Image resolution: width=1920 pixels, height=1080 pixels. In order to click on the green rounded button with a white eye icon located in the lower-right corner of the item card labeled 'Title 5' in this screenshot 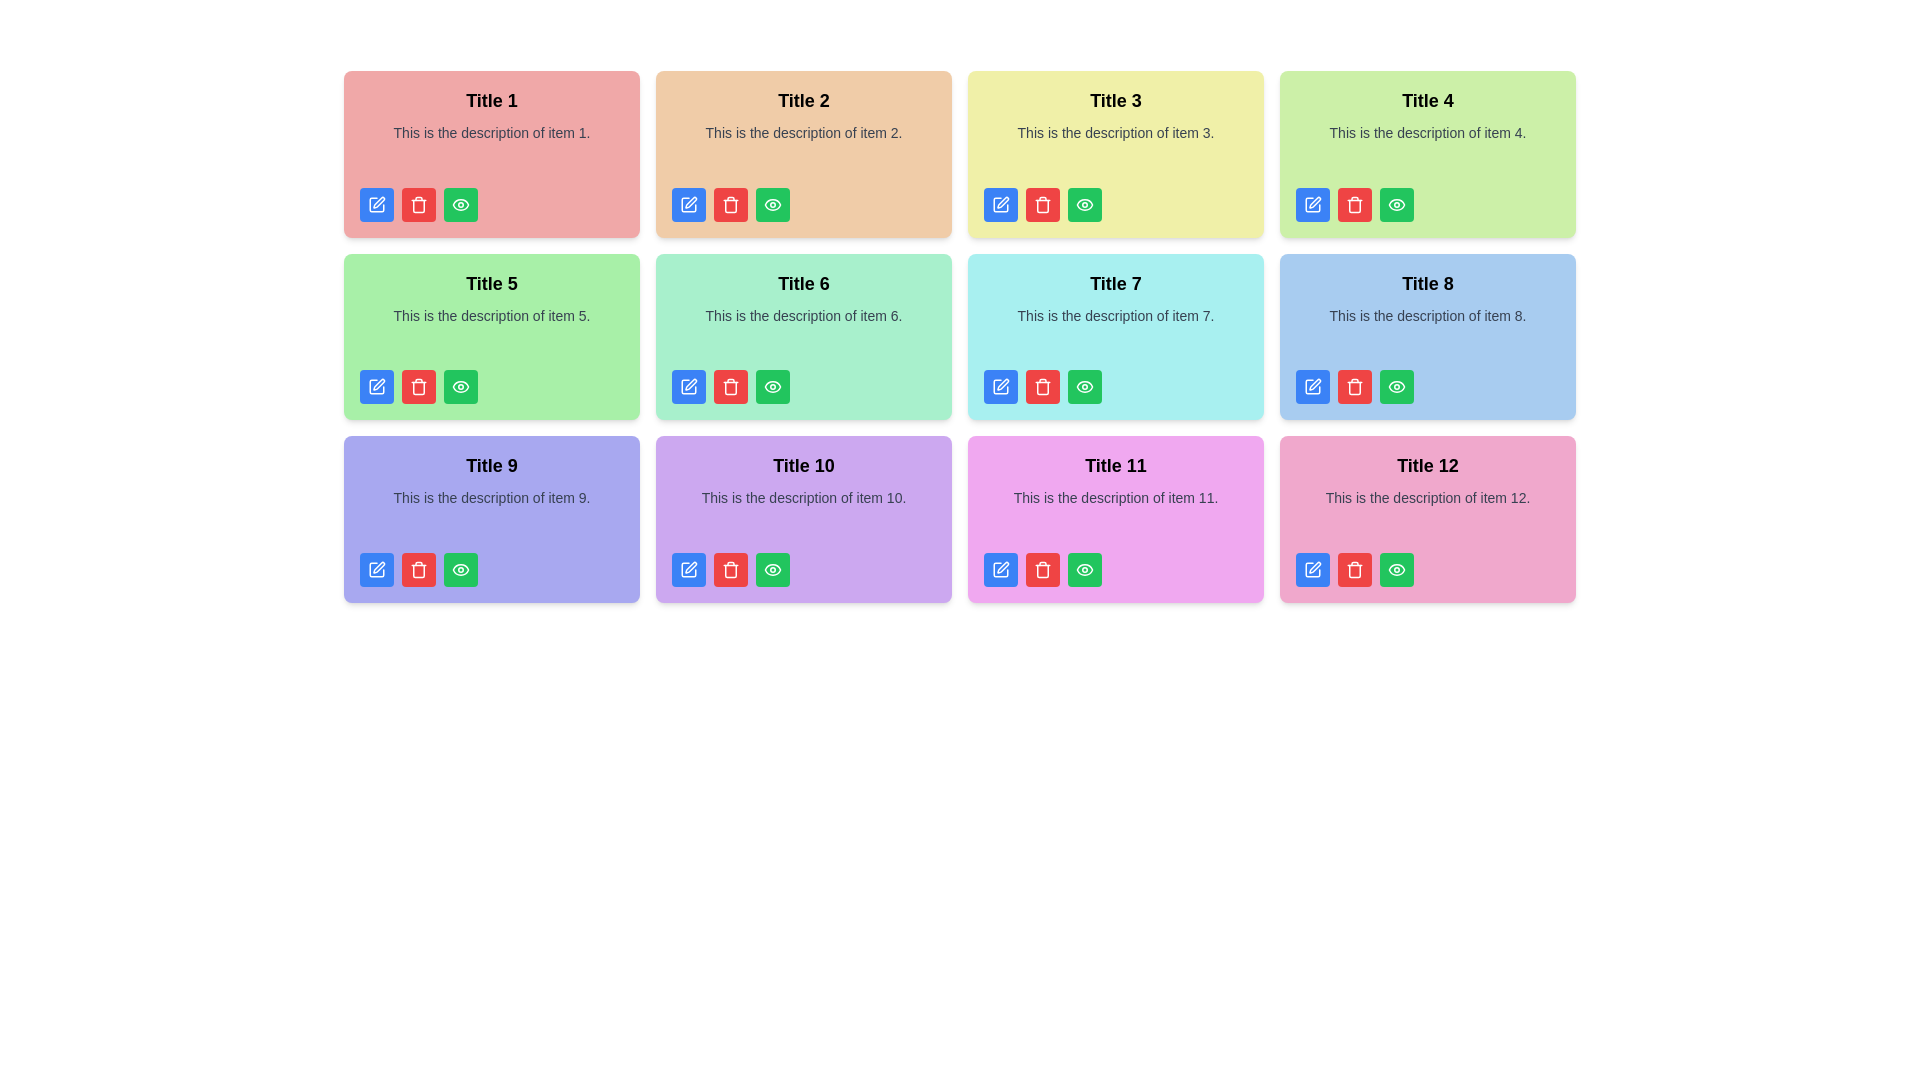, I will do `click(459, 386)`.